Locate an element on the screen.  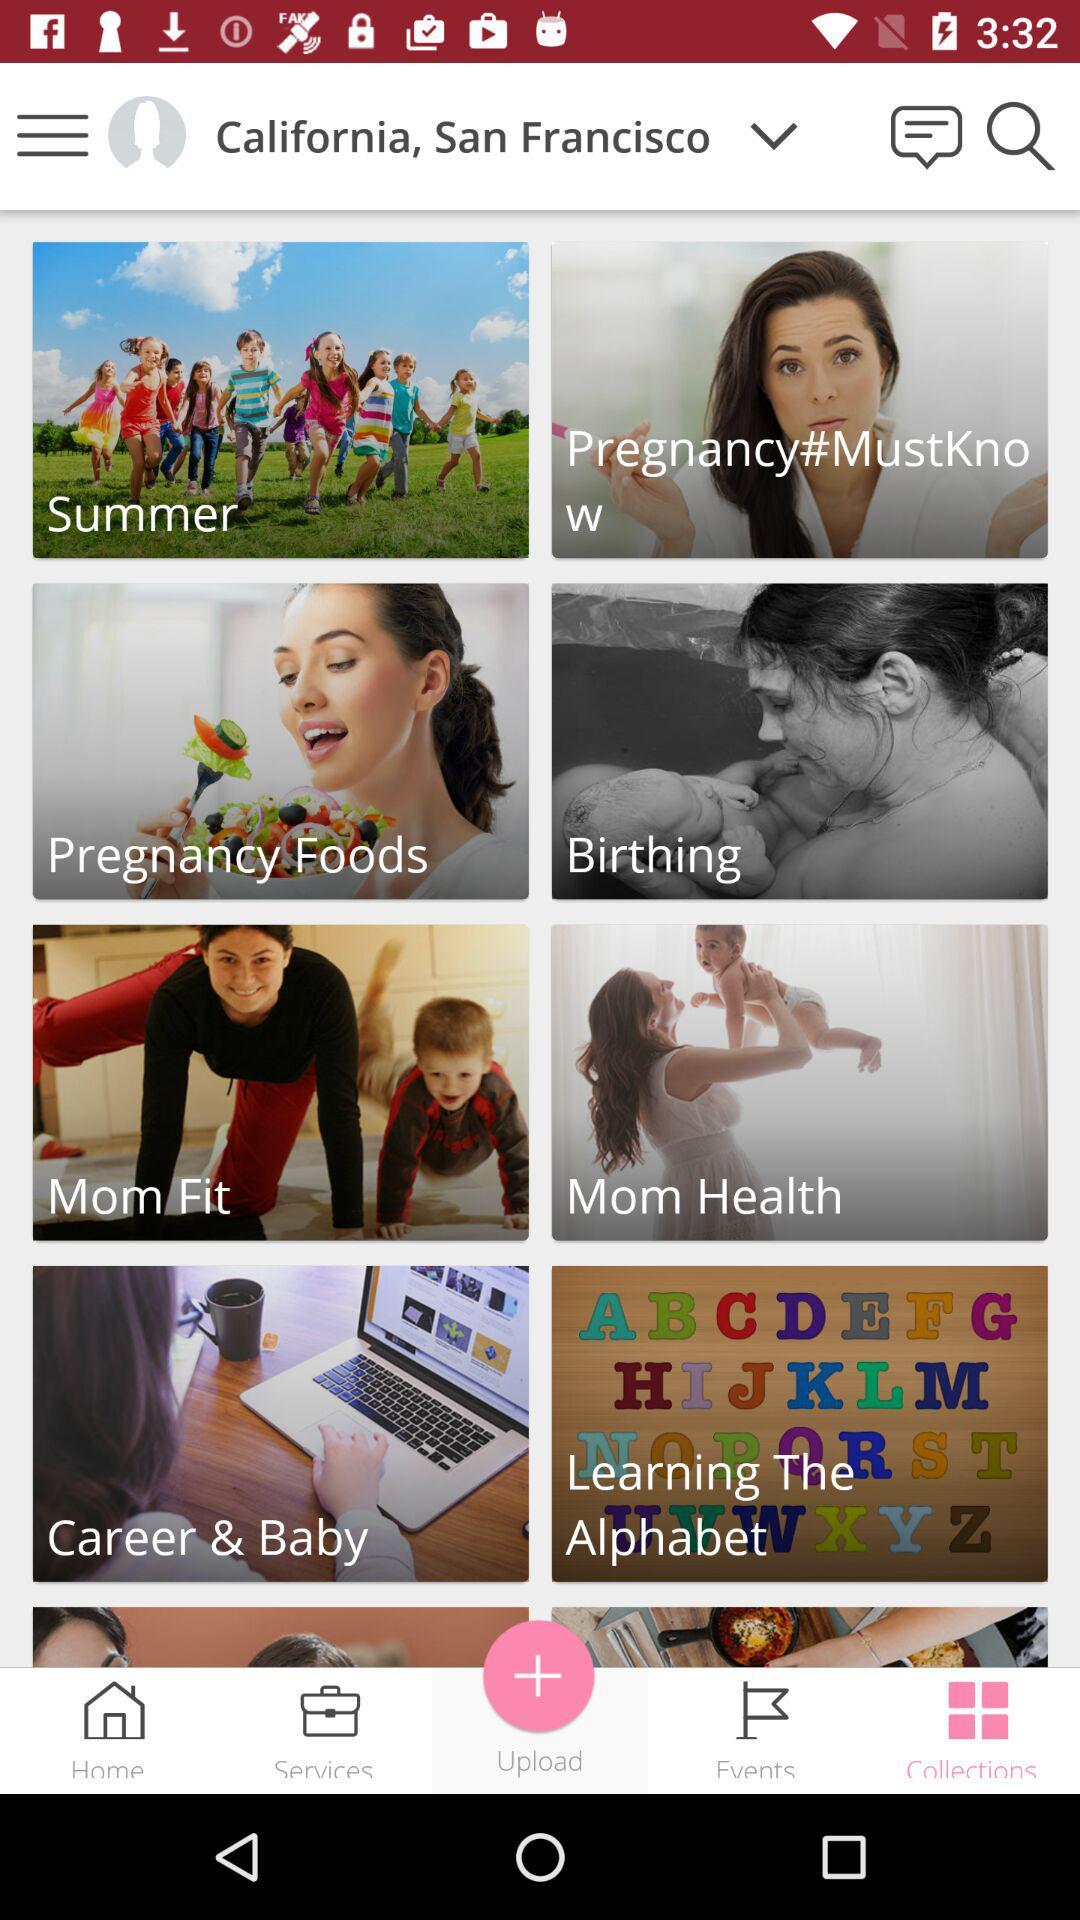
the option is located at coordinates (280, 1422).